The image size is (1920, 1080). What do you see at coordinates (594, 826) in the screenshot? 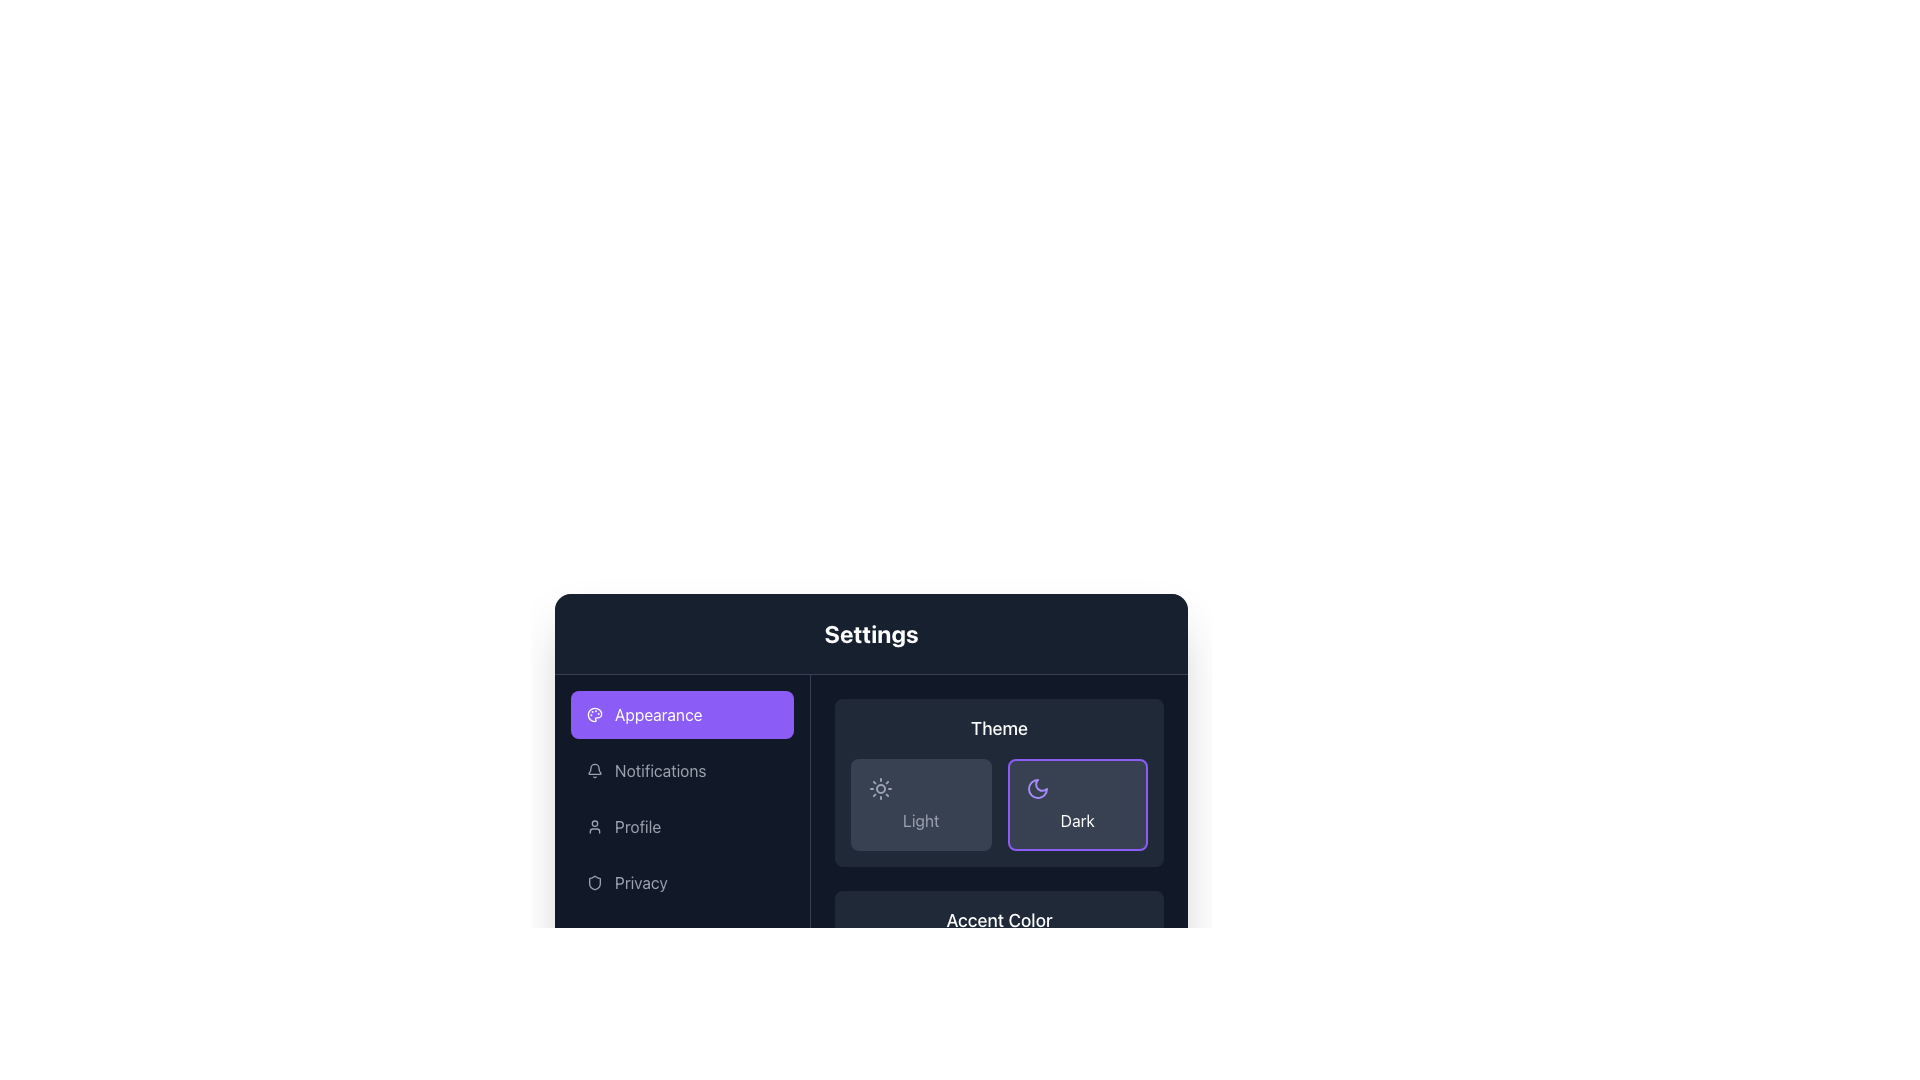
I see `the 'Profile' icon in the navigation menu` at bounding box center [594, 826].